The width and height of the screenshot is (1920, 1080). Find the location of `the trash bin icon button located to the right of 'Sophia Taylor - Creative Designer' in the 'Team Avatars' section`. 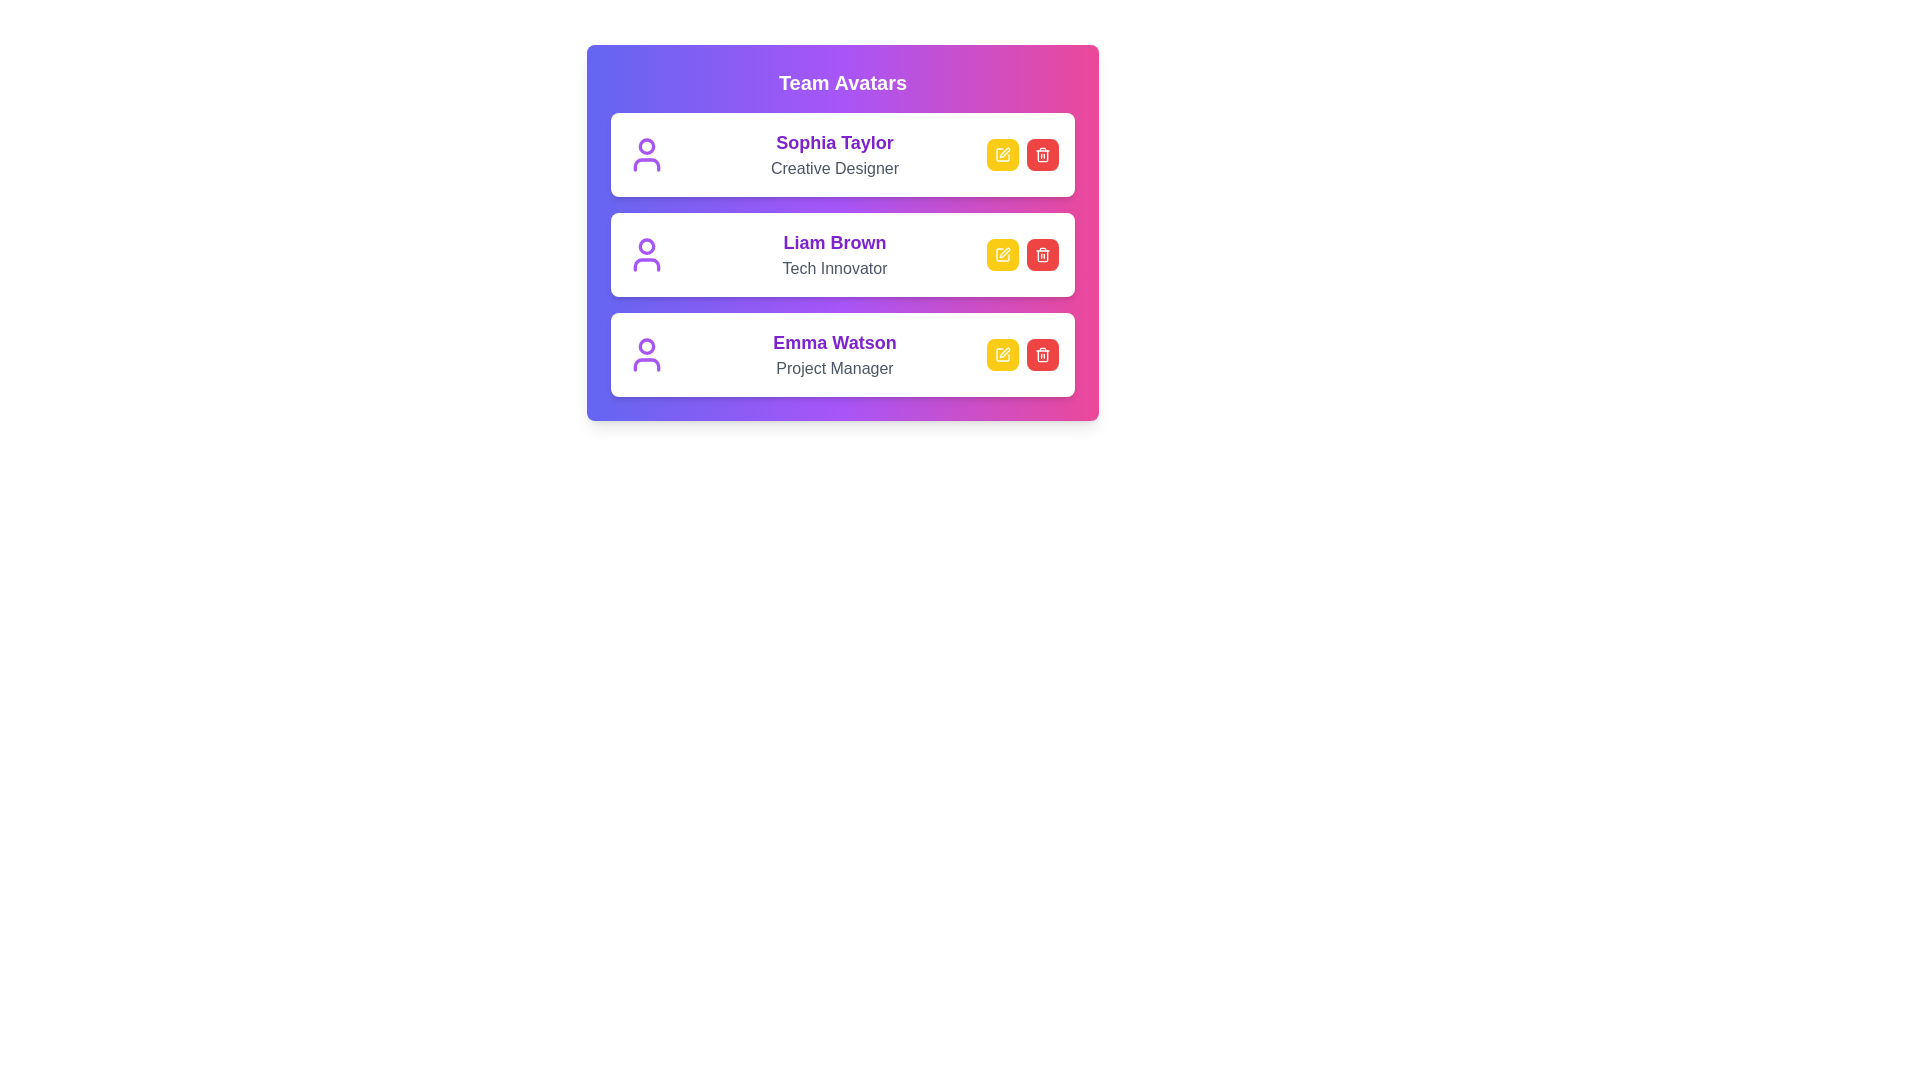

the trash bin icon button located to the right of 'Sophia Taylor - Creative Designer' in the 'Team Avatars' section is located at coordinates (1041, 153).